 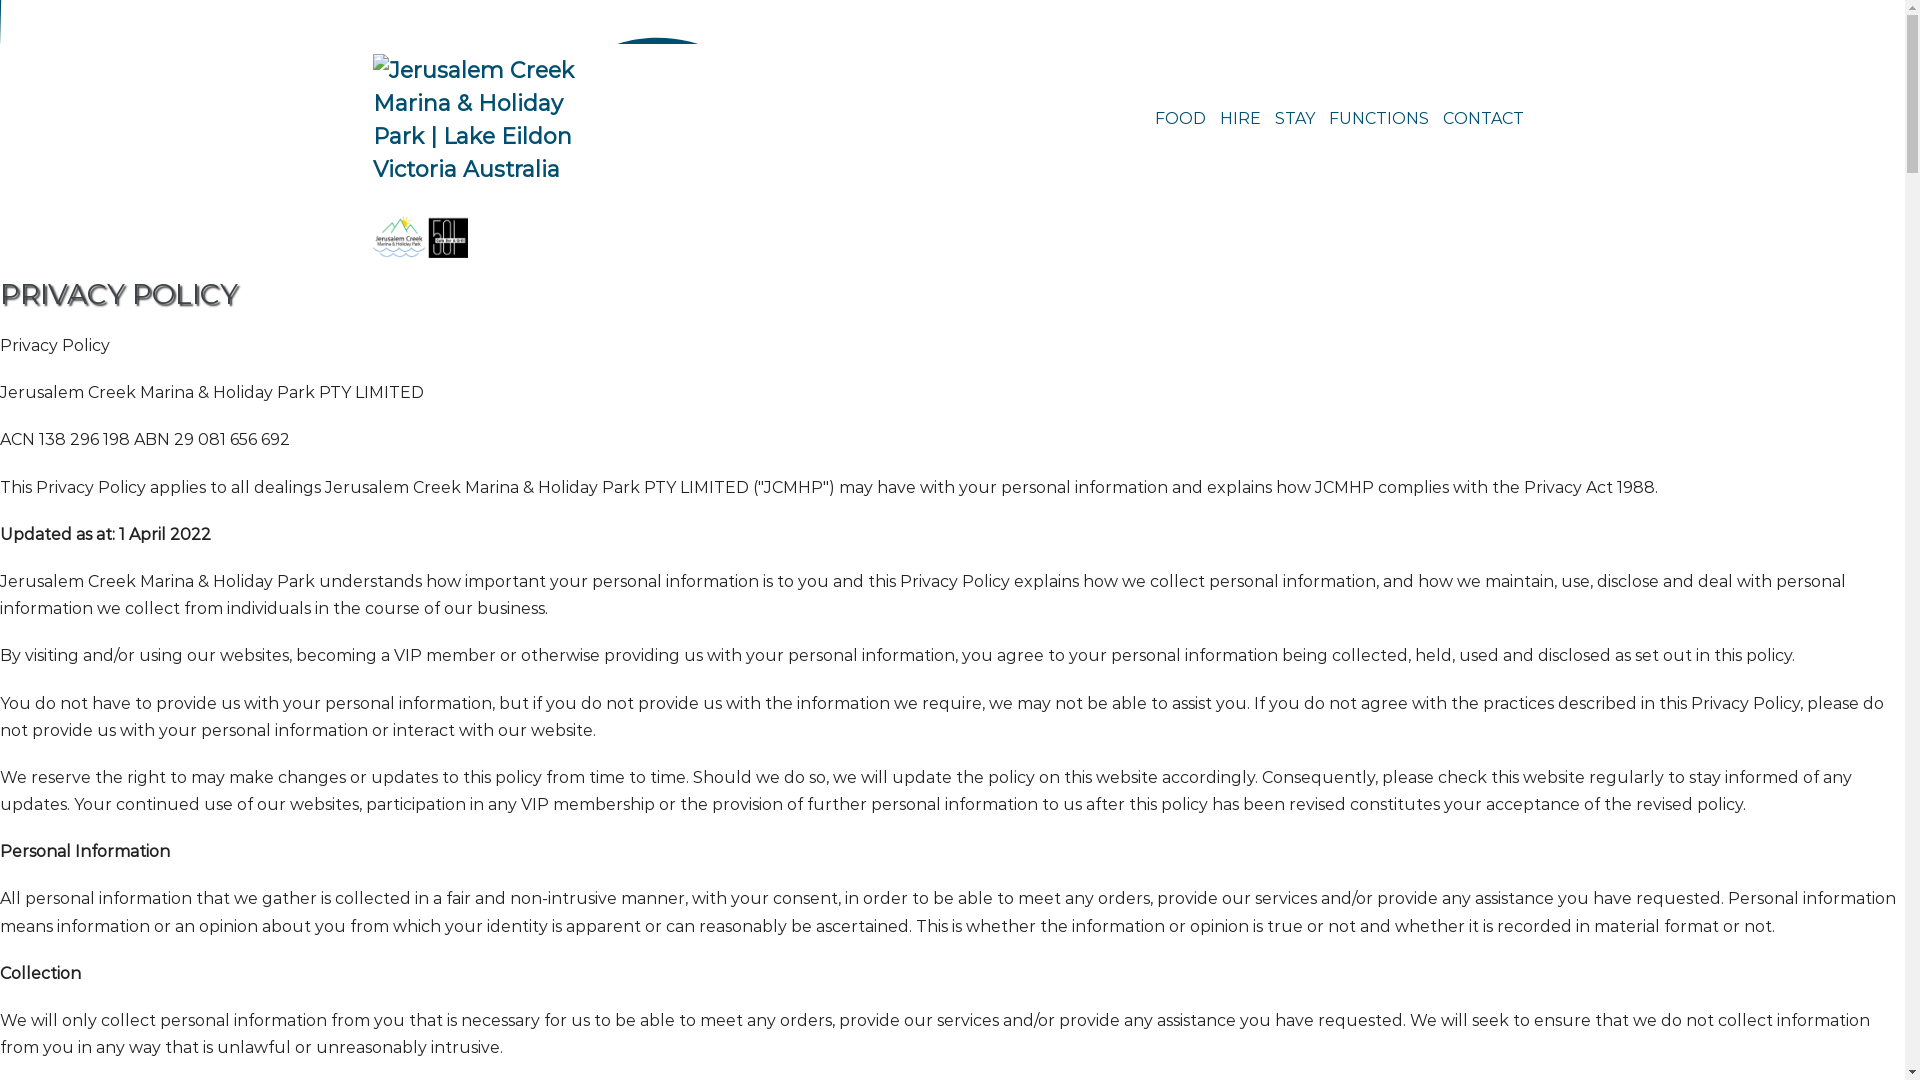 What do you see at coordinates (1380, 119) in the screenshot?
I see `'FUNCTIONS'` at bounding box center [1380, 119].